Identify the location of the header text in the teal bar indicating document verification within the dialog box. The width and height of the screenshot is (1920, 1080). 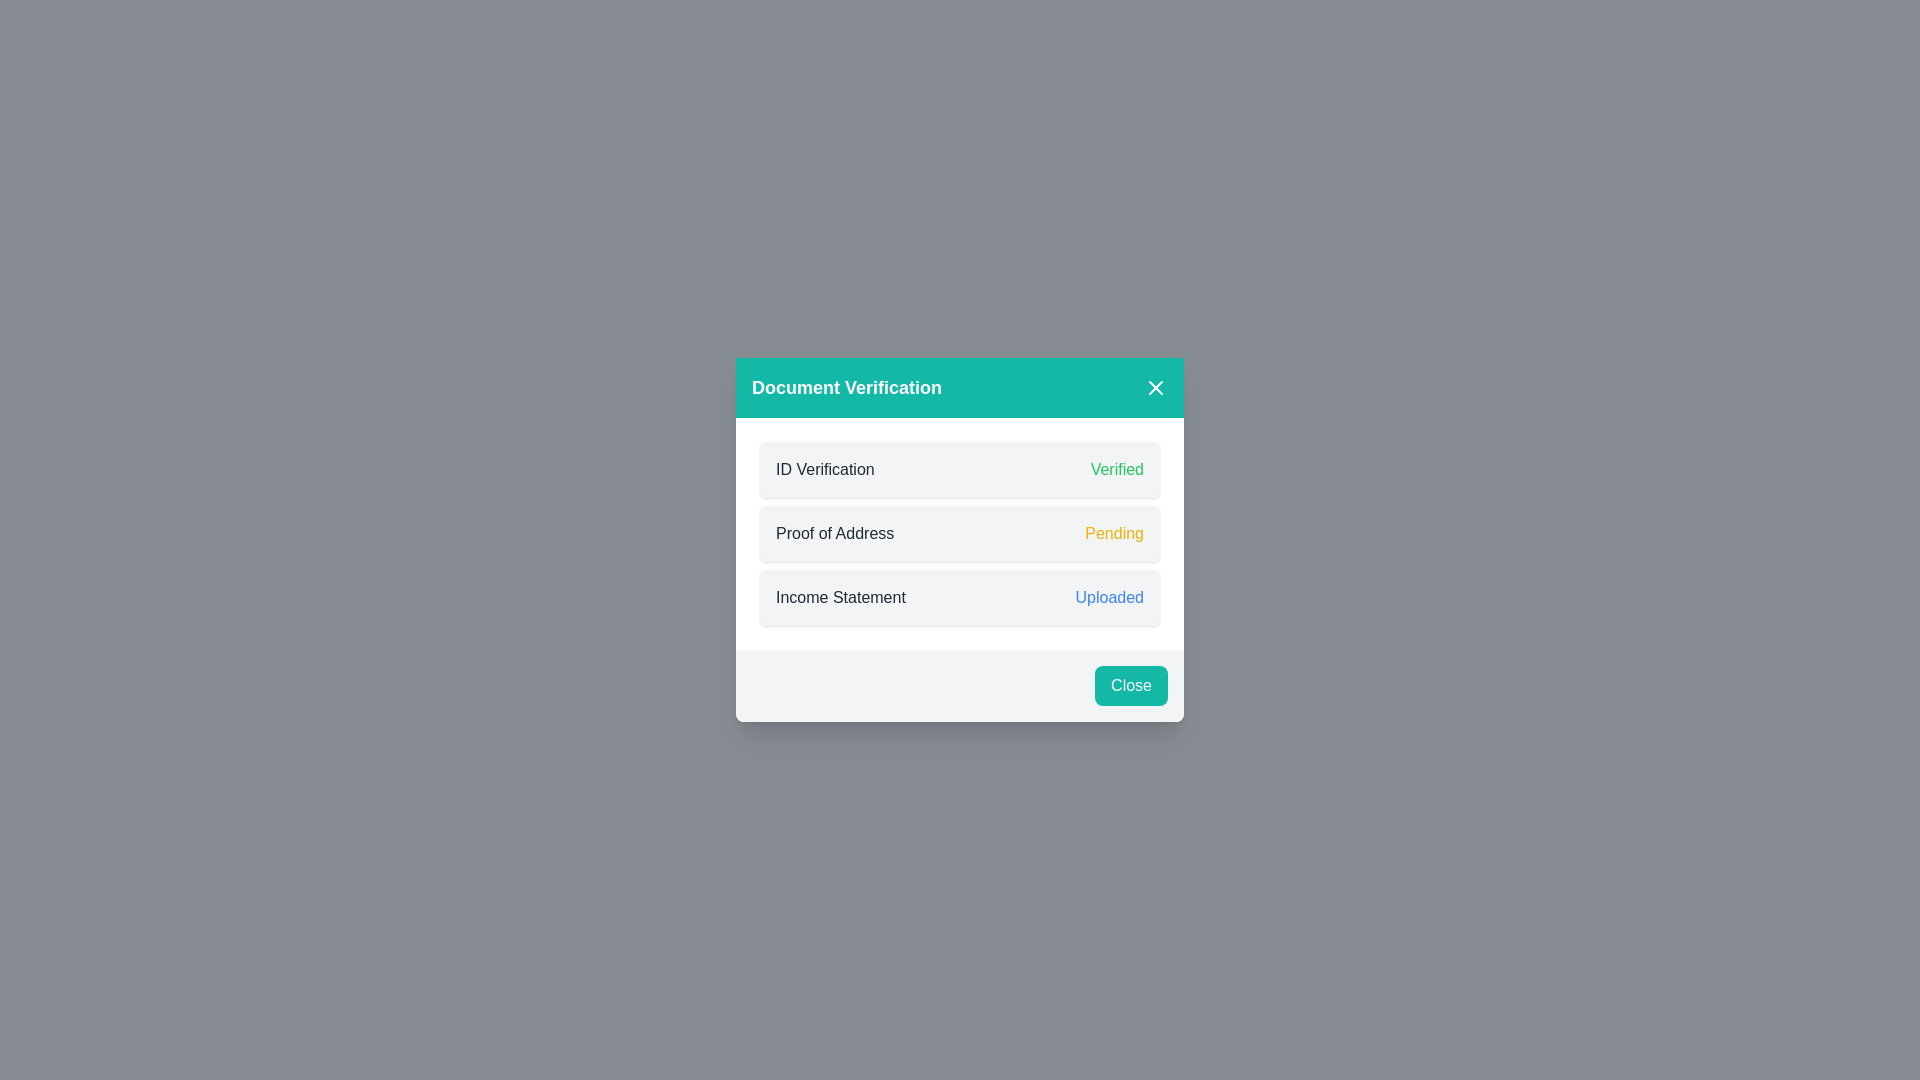
(847, 388).